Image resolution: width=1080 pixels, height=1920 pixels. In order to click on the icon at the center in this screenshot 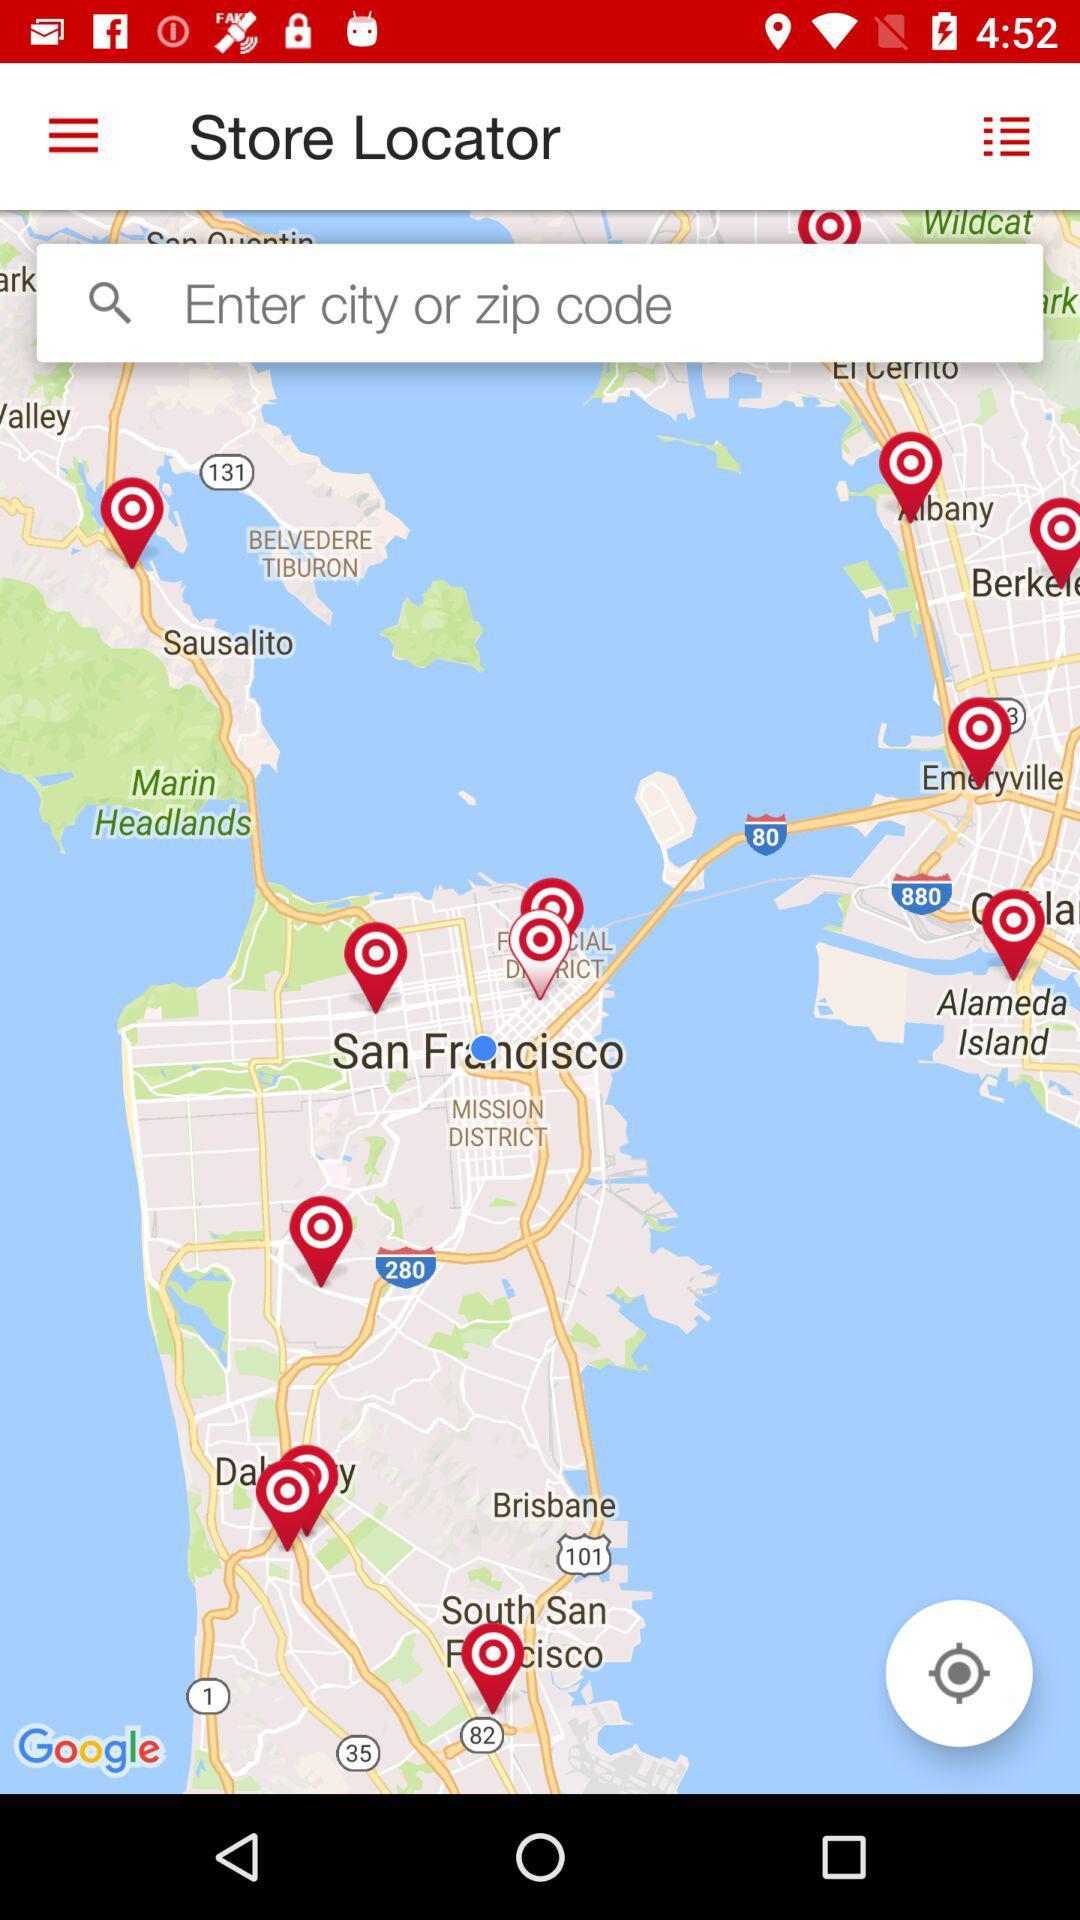, I will do `click(540, 1002)`.